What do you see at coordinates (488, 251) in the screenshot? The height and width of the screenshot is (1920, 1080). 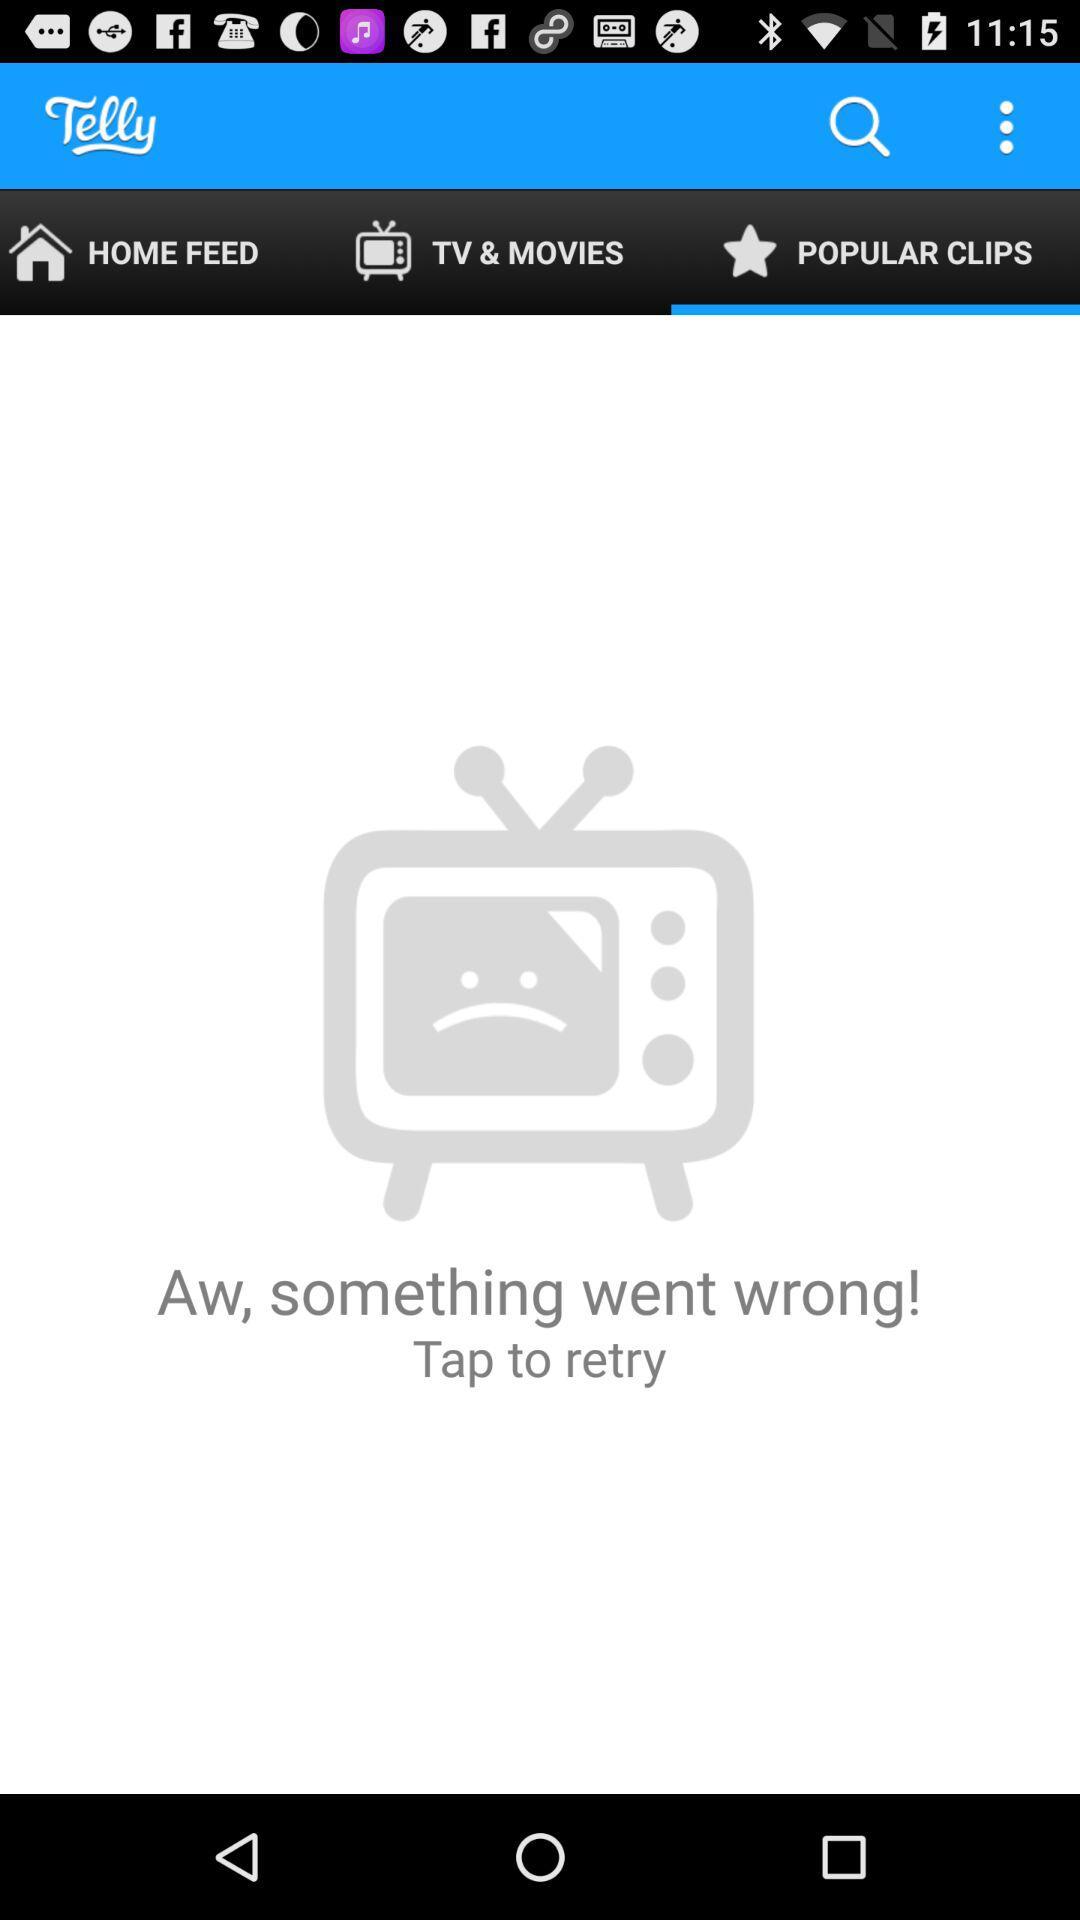 I see `app to the left of popular clips` at bounding box center [488, 251].